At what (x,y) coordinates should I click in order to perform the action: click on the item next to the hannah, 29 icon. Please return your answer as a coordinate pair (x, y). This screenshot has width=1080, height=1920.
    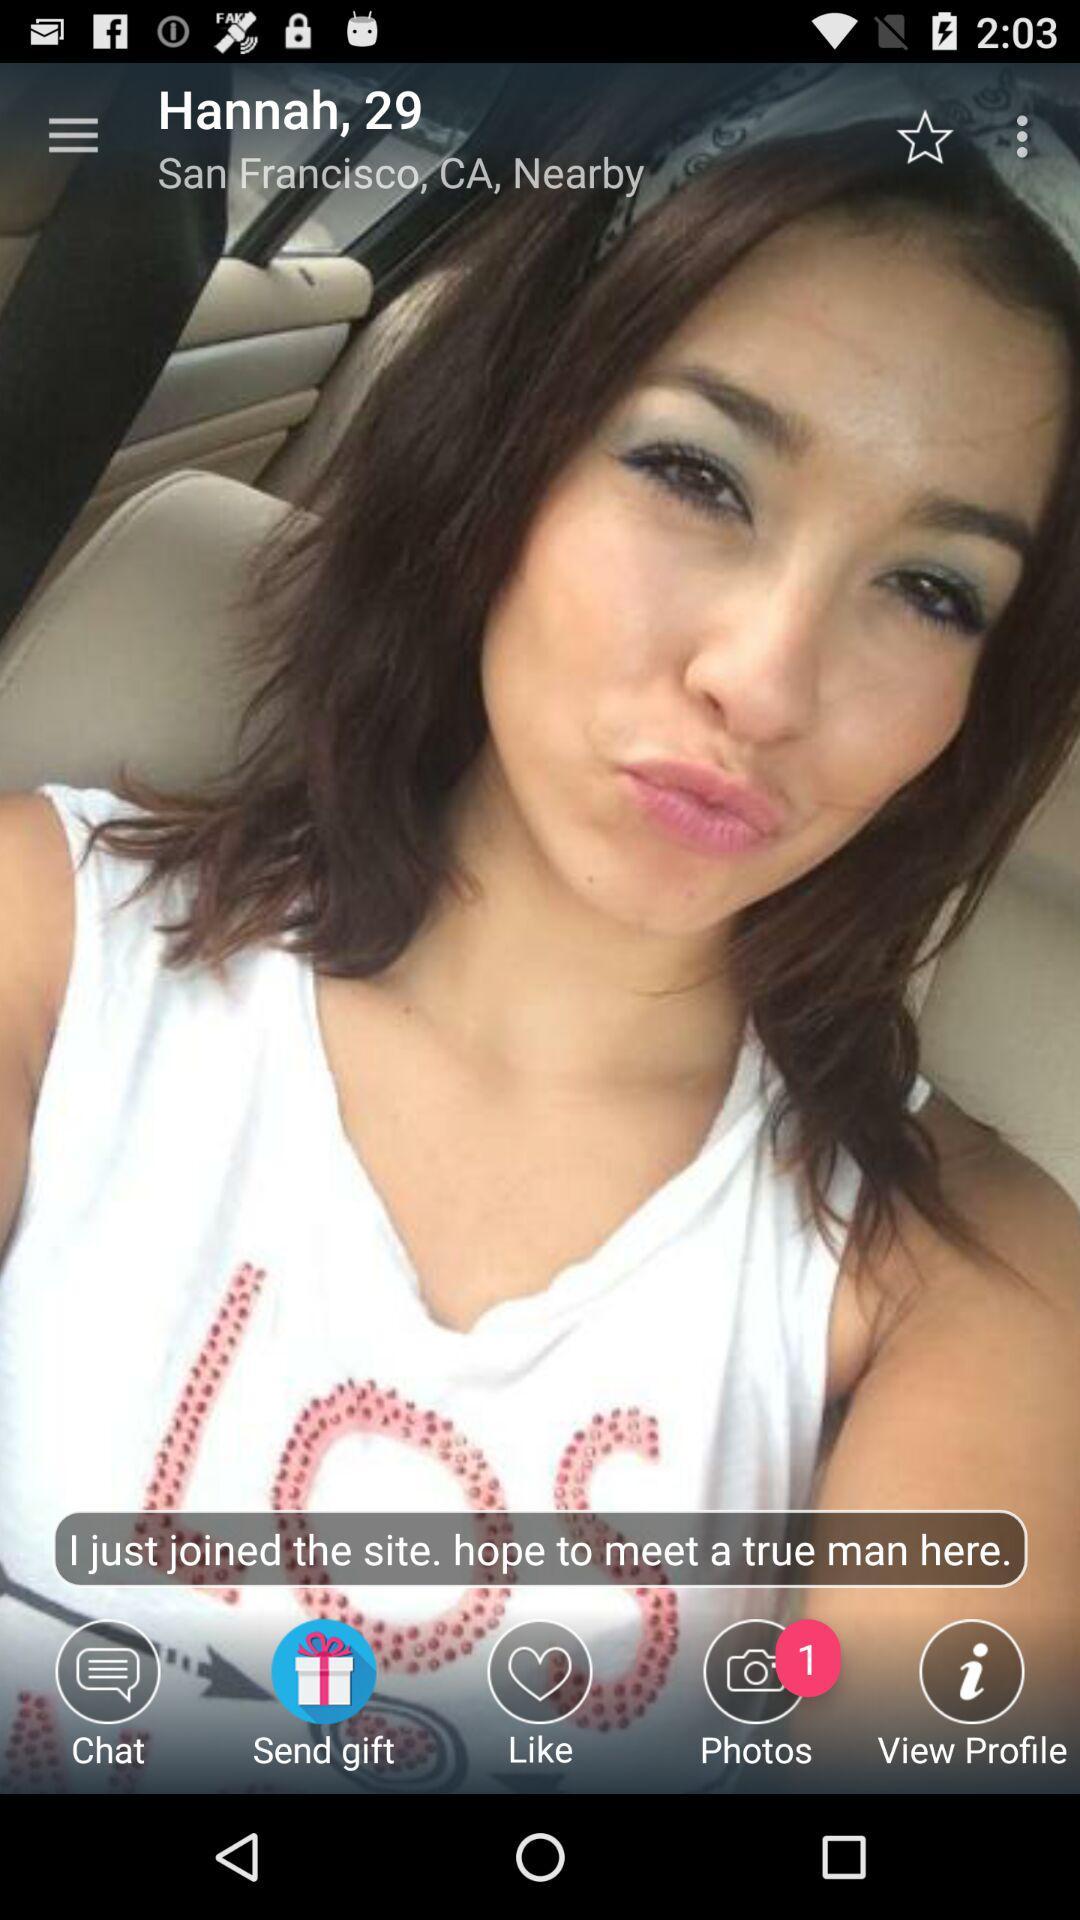
    Looking at the image, I should click on (72, 135).